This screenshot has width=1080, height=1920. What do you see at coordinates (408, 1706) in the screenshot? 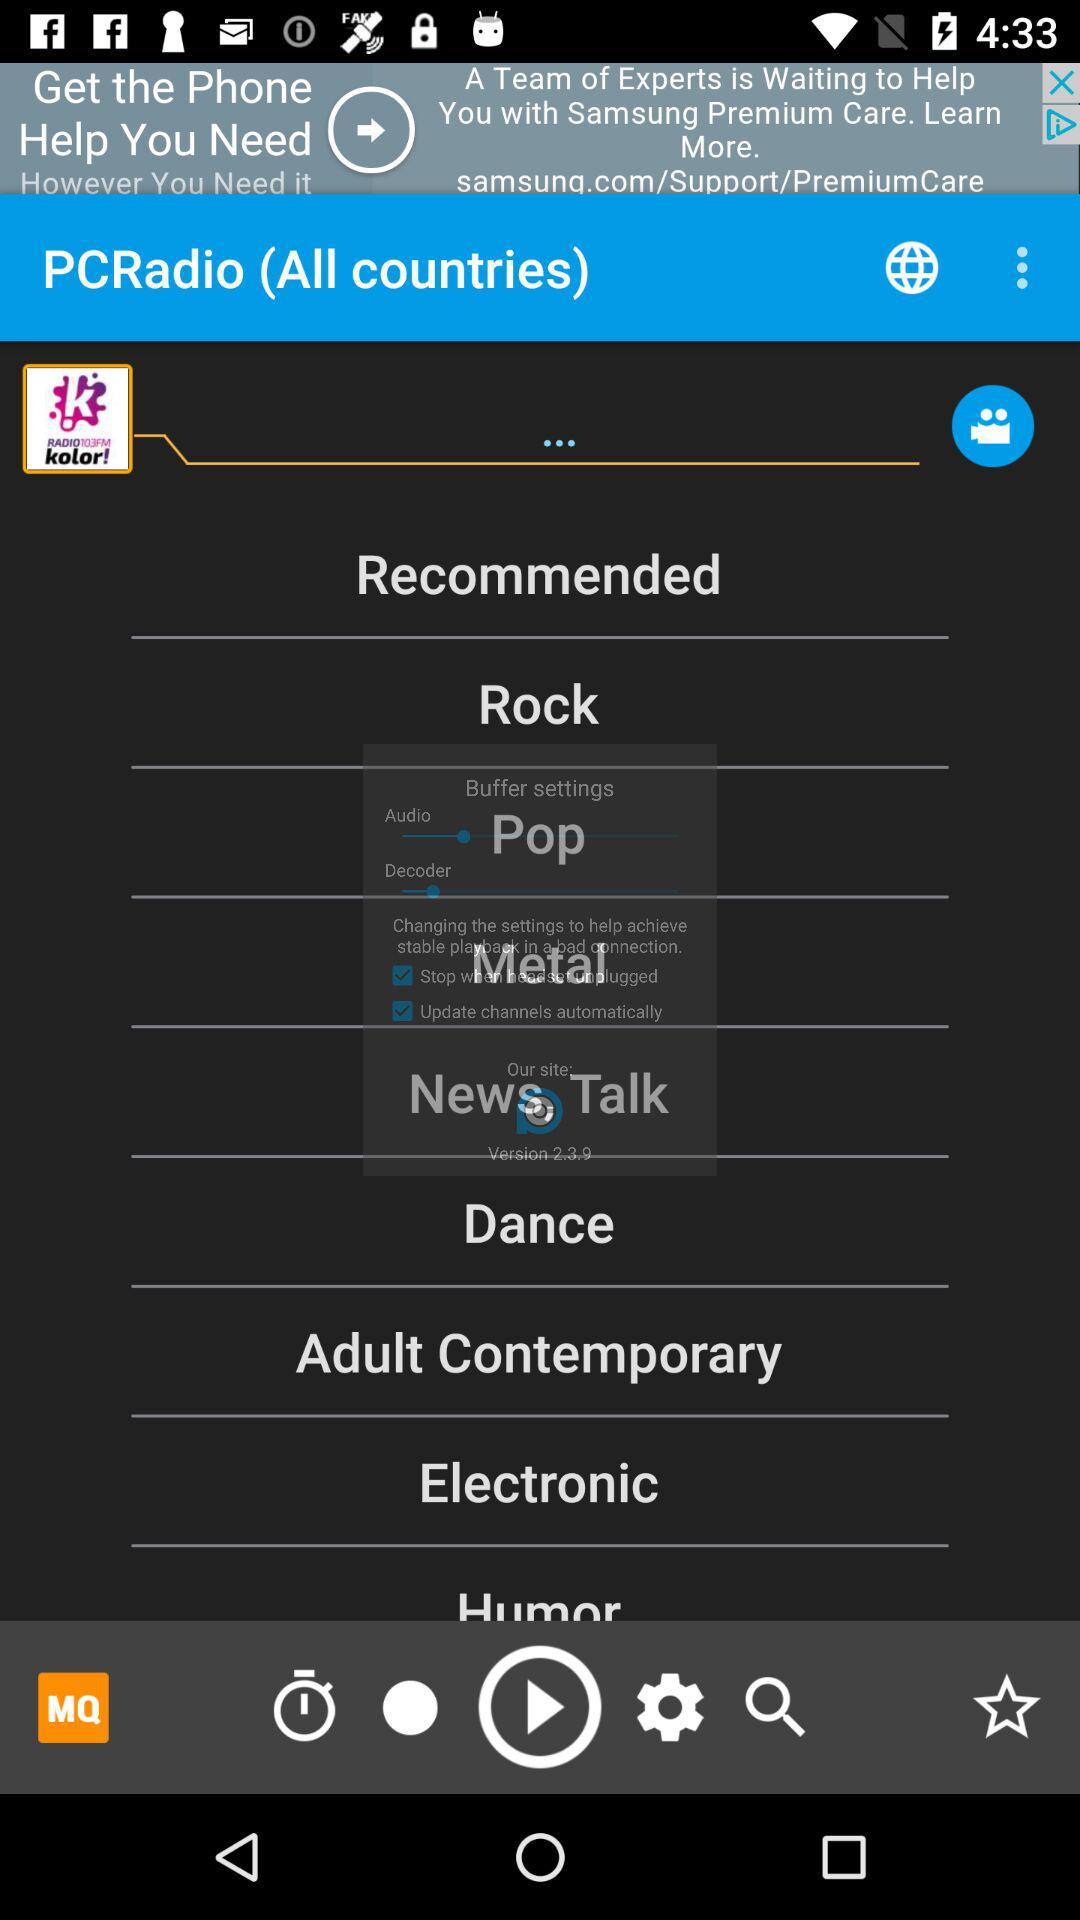
I see `pause option` at bounding box center [408, 1706].